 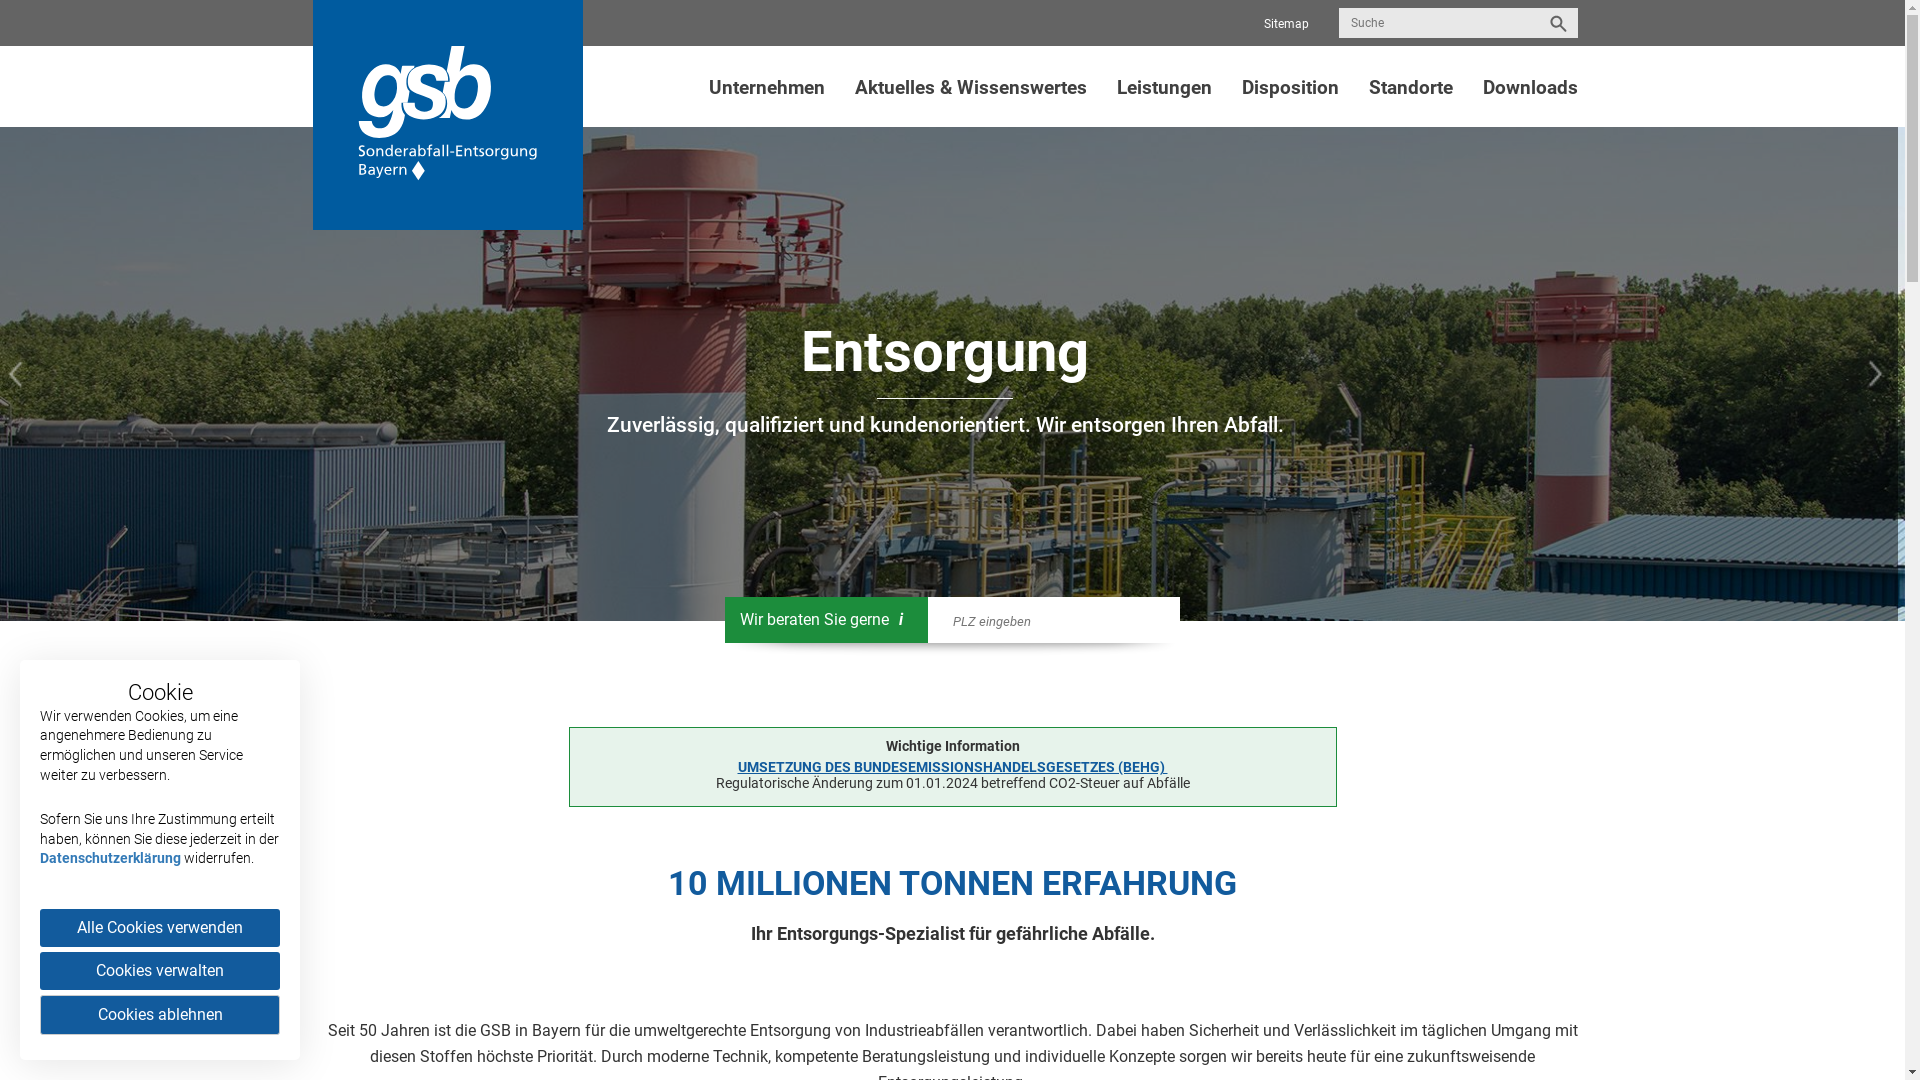 What do you see at coordinates (1224, 86) in the screenshot?
I see `'Disposition'` at bounding box center [1224, 86].